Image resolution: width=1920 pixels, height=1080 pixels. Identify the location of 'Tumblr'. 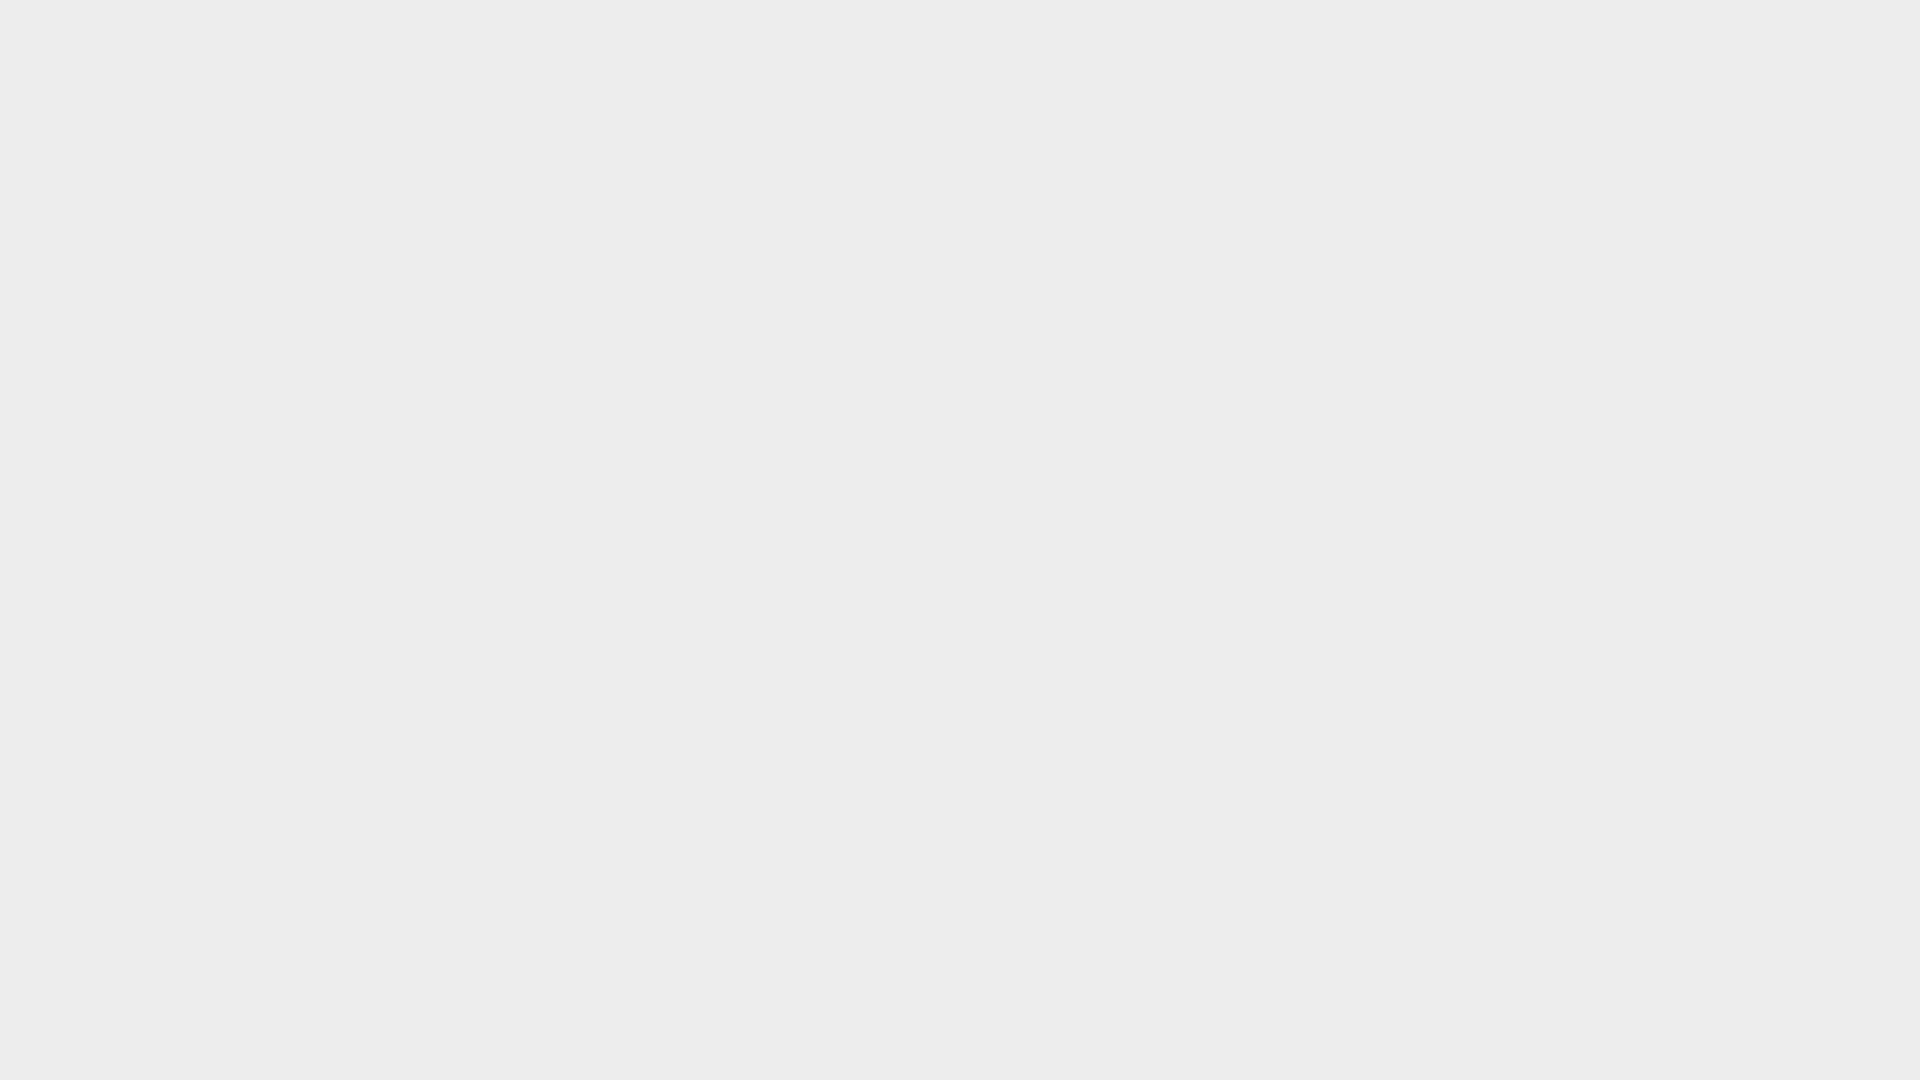
(1494, 24).